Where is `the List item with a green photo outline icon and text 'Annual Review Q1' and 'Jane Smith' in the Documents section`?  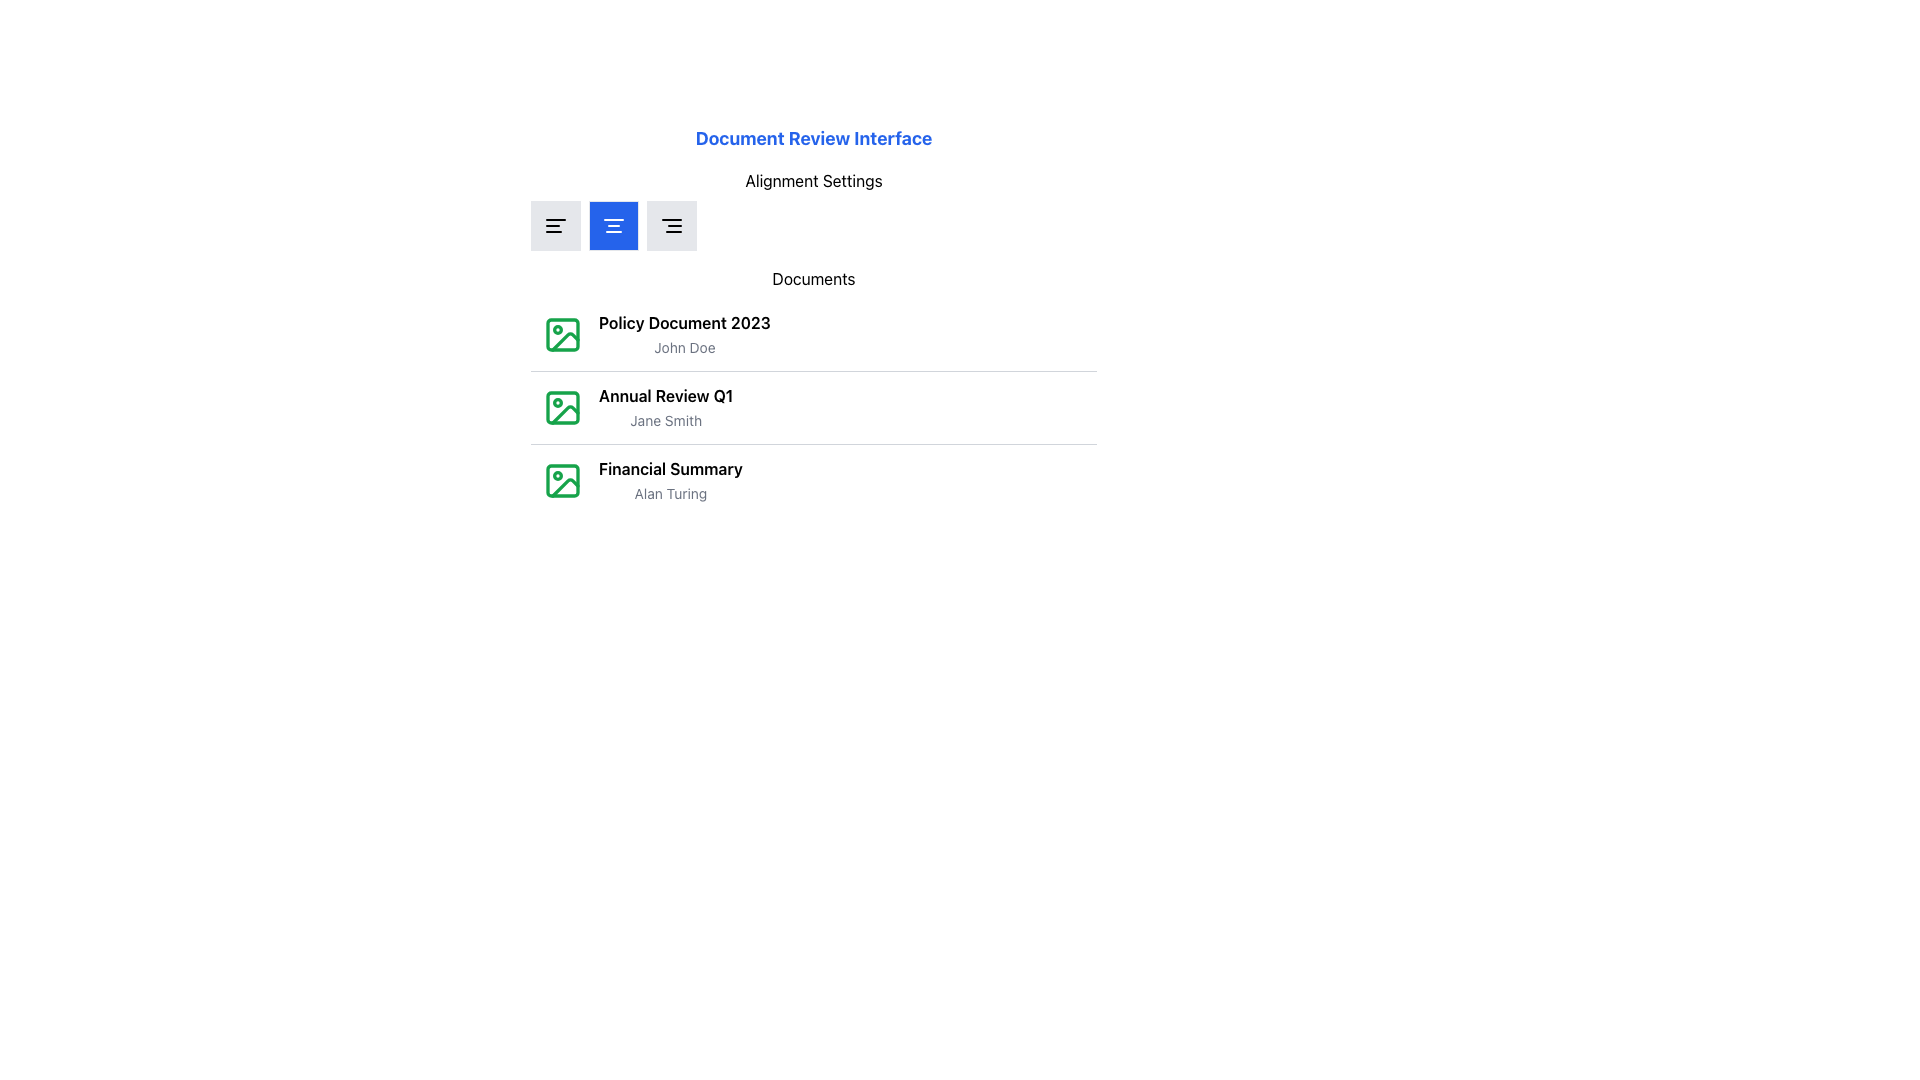
the List item with a green photo outline icon and text 'Annual Review Q1' and 'Jane Smith' in the Documents section is located at coordinates (637, 407).